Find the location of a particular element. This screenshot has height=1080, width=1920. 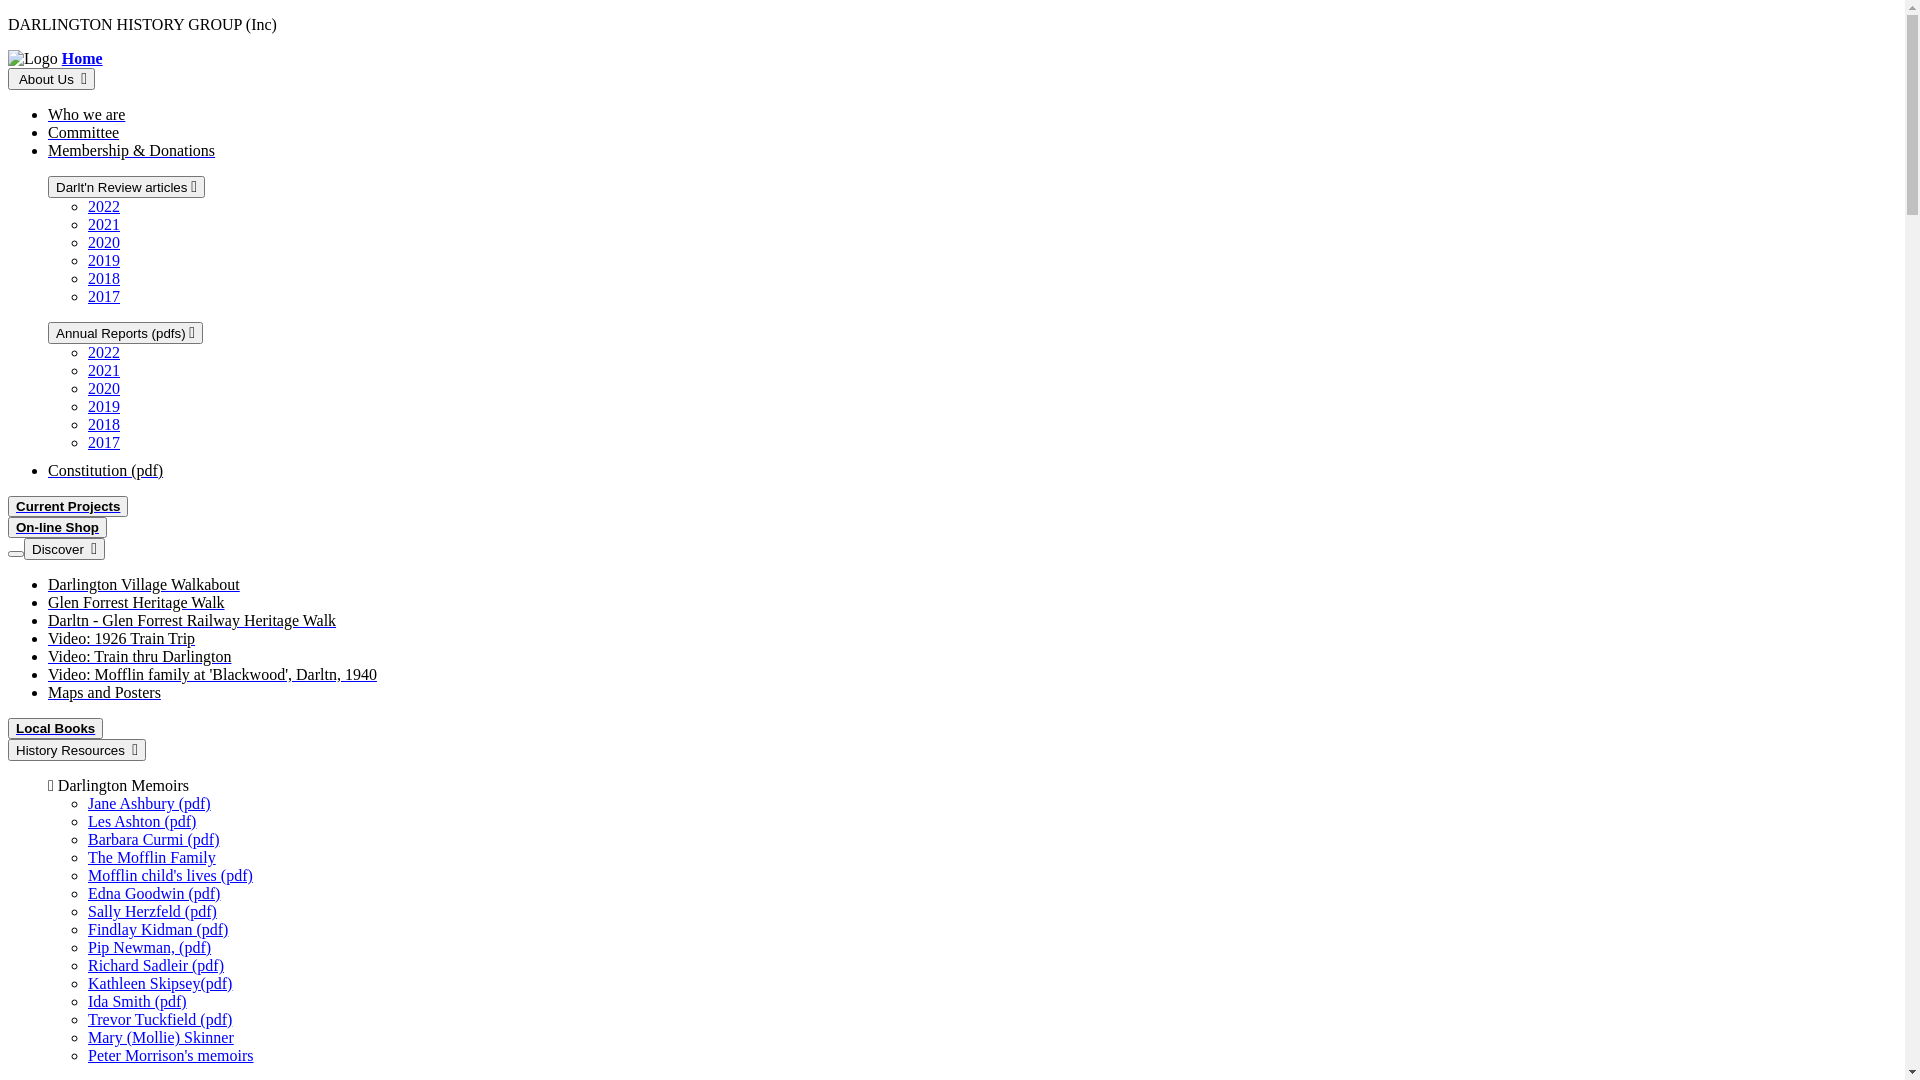

'2017' is located at coordinates (103, 441).